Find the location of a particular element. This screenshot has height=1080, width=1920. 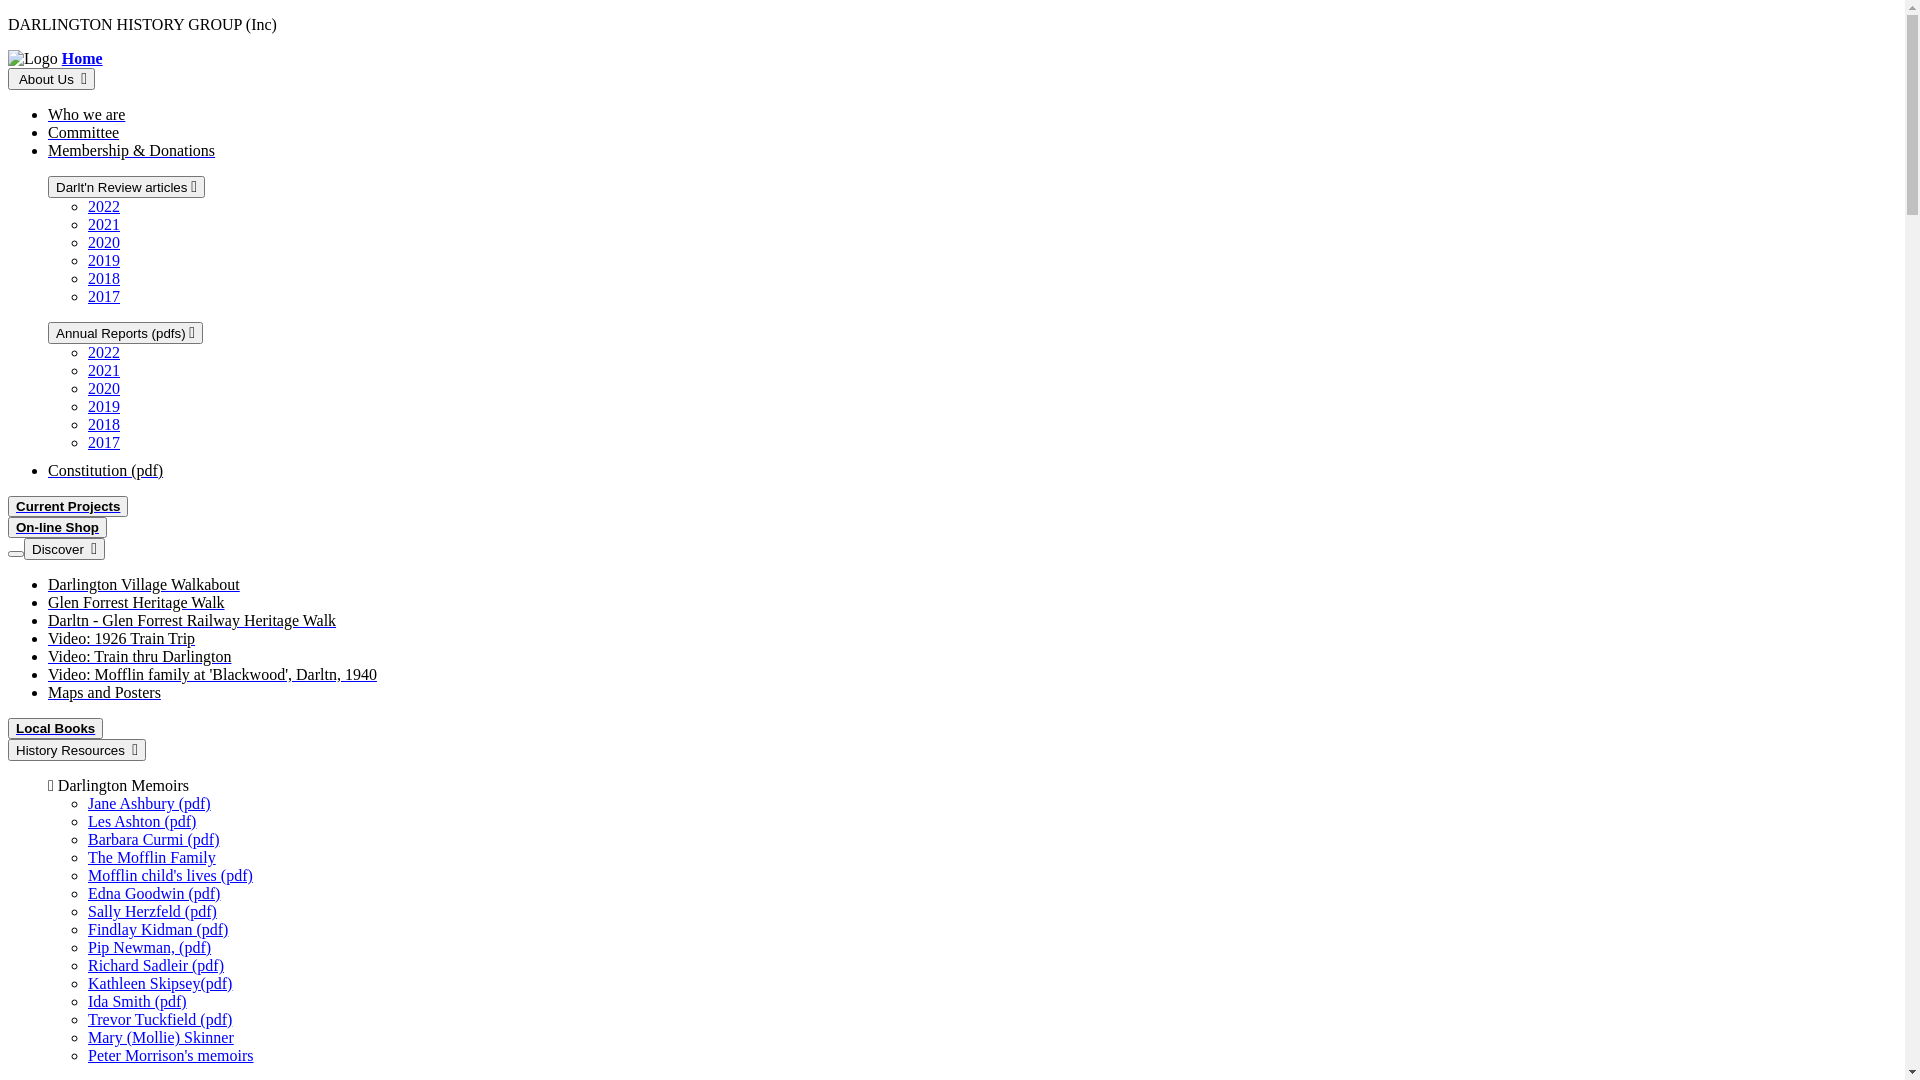

'2017' is located at coordinates (103, 441).